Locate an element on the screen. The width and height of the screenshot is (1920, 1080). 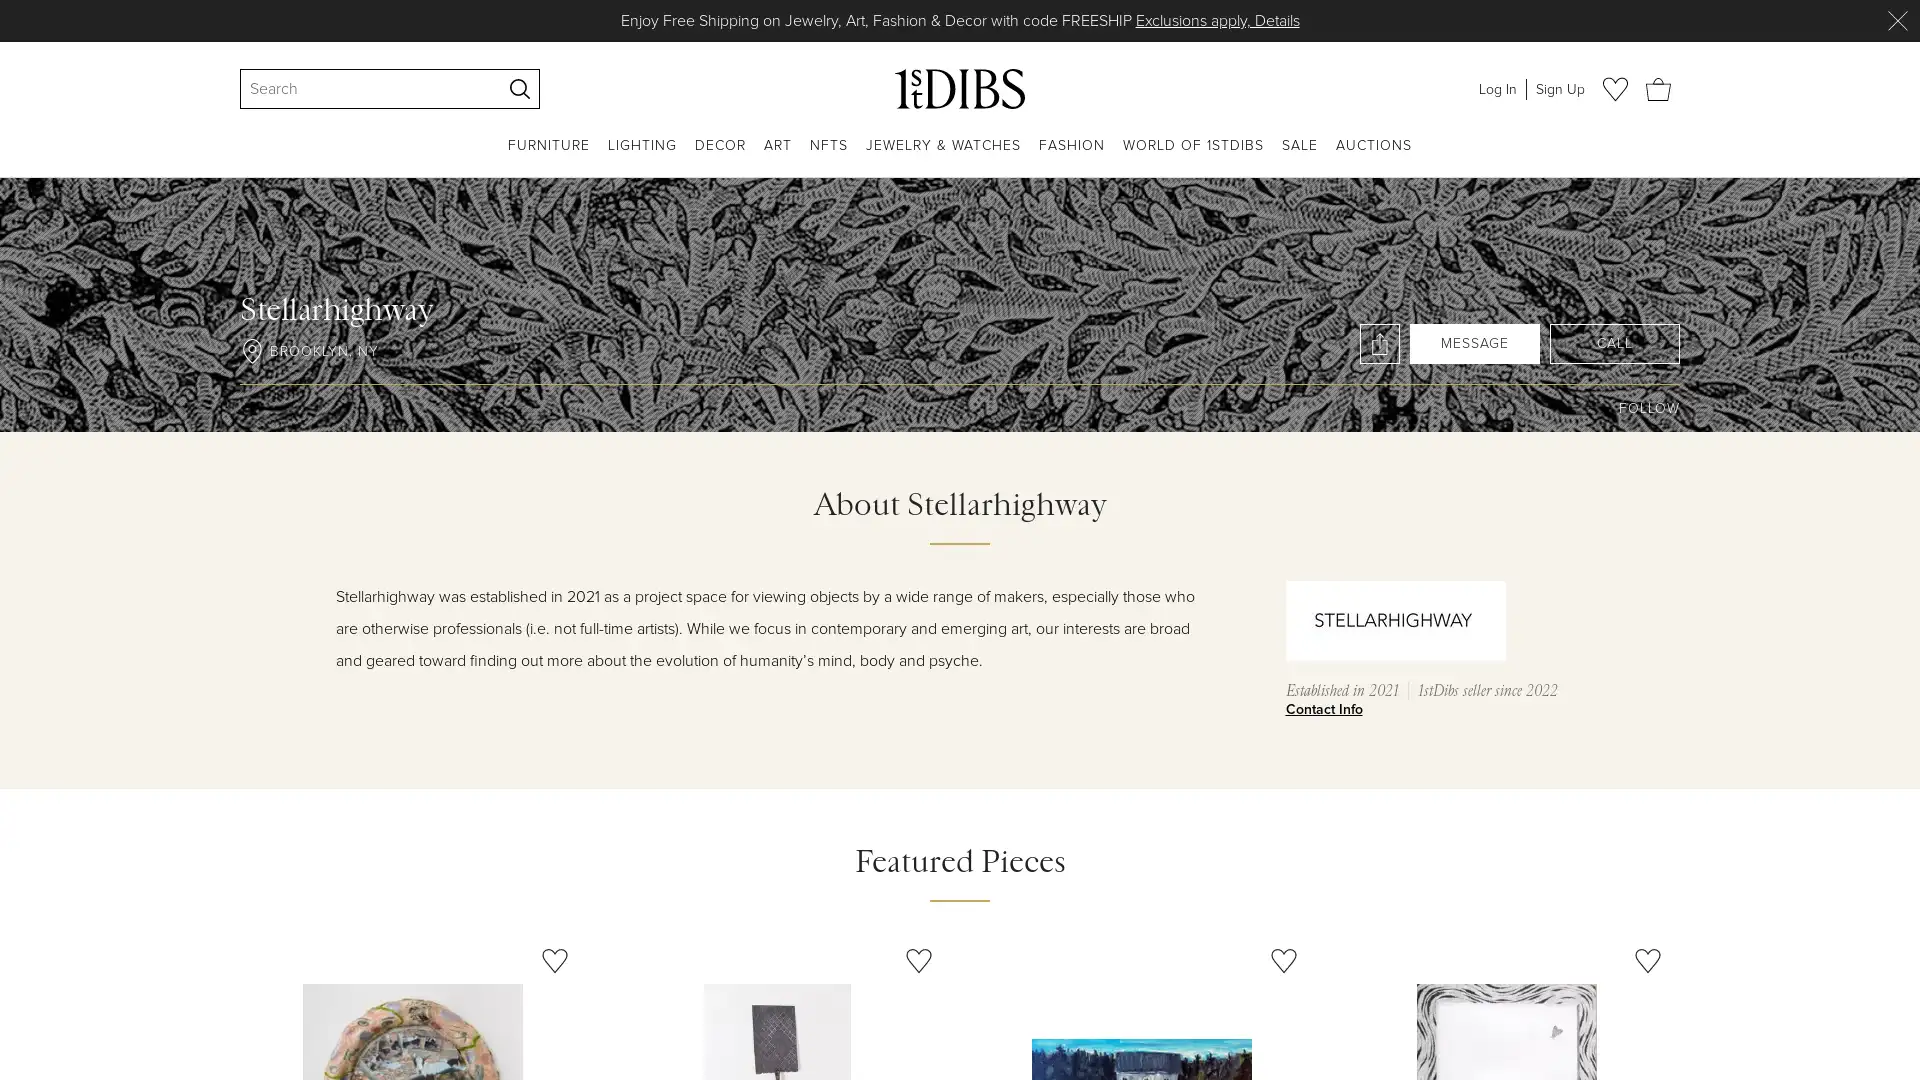
Sign Up is located at coordinates (1559, 87).